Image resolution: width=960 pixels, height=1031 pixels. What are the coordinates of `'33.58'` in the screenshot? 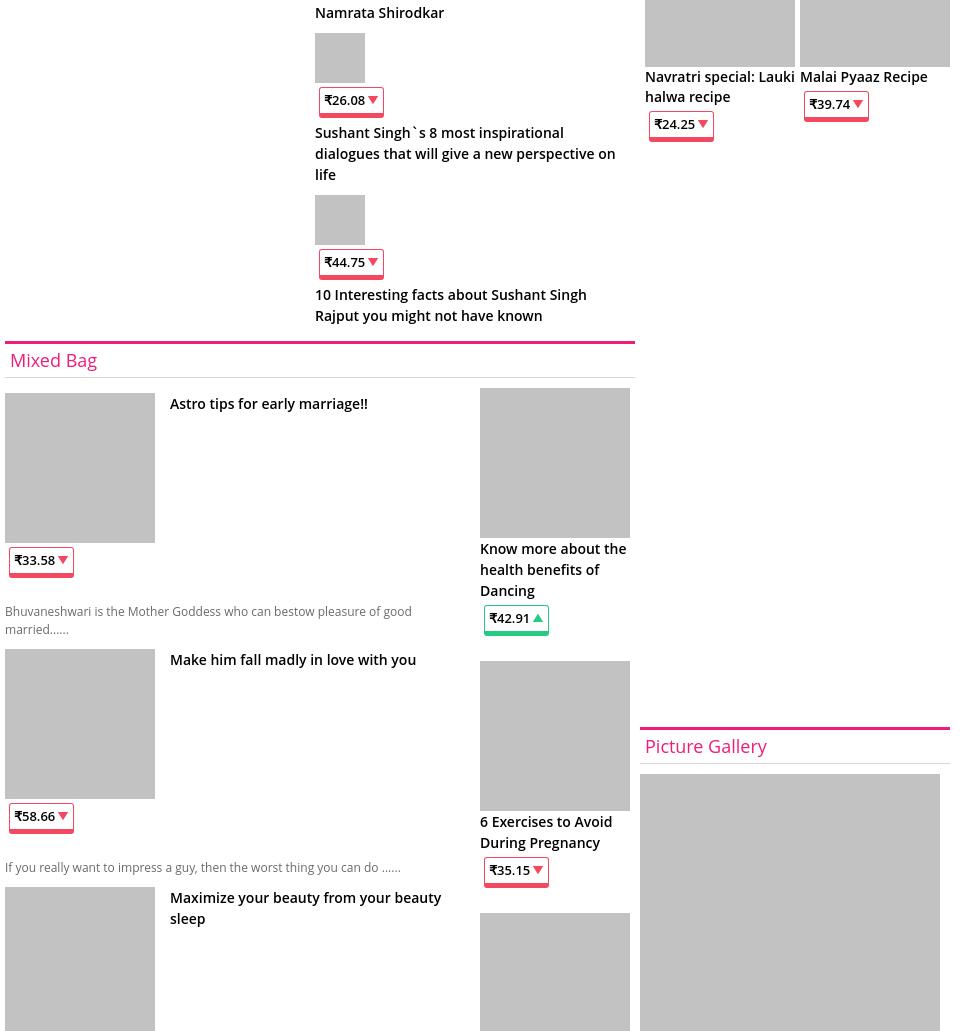 It's located at (37, 558).